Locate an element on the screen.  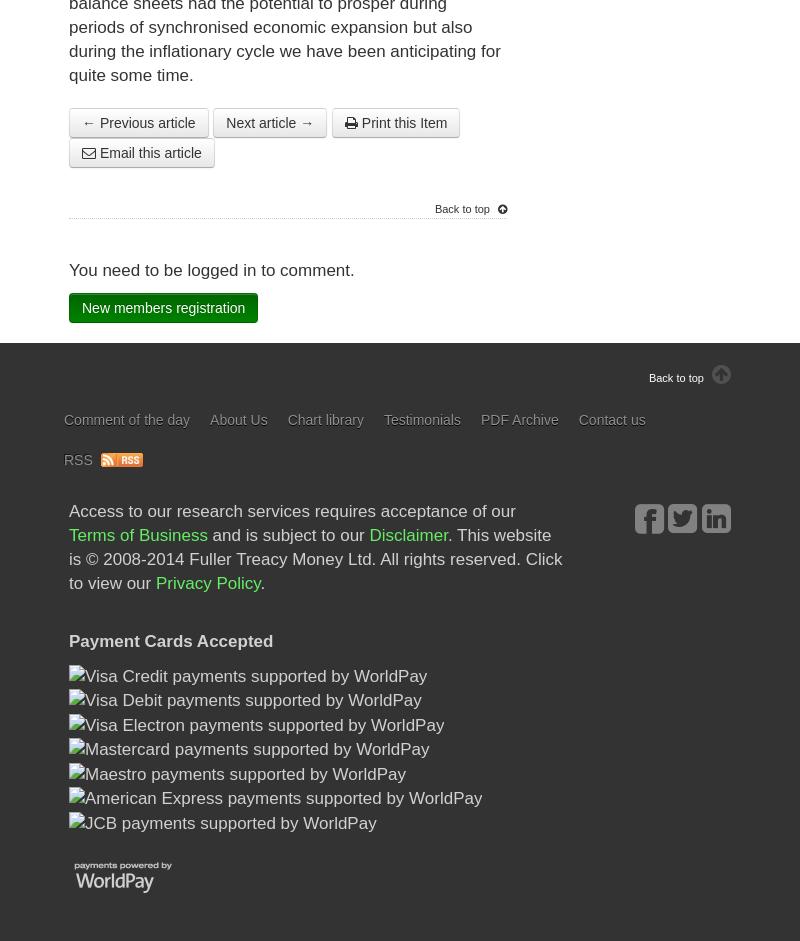
'.' is located at coordinates (261, 582).